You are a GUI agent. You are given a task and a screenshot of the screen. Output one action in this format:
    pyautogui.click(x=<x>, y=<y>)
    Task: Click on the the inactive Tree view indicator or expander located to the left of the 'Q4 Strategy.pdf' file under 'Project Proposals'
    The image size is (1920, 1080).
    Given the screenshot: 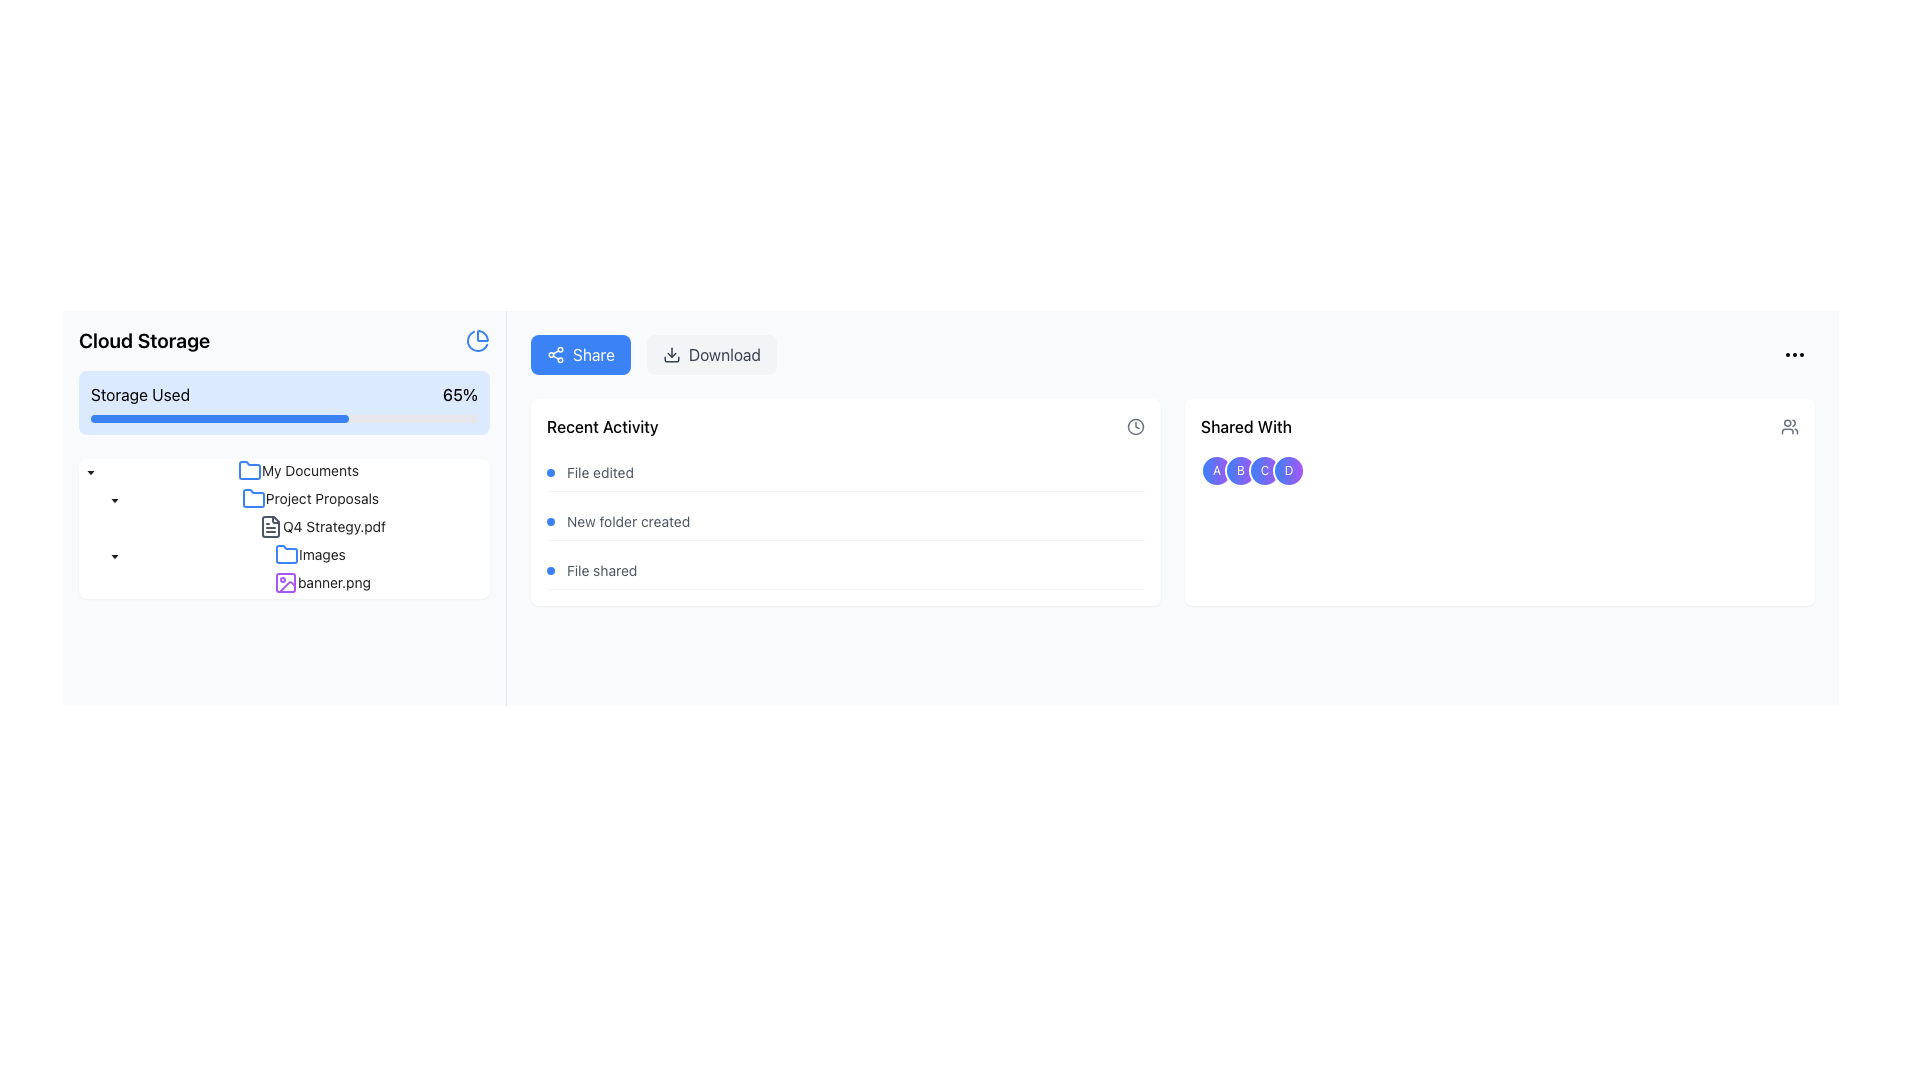 What is the action you would take?
    pyautogui.click(x=138, y=526)
    